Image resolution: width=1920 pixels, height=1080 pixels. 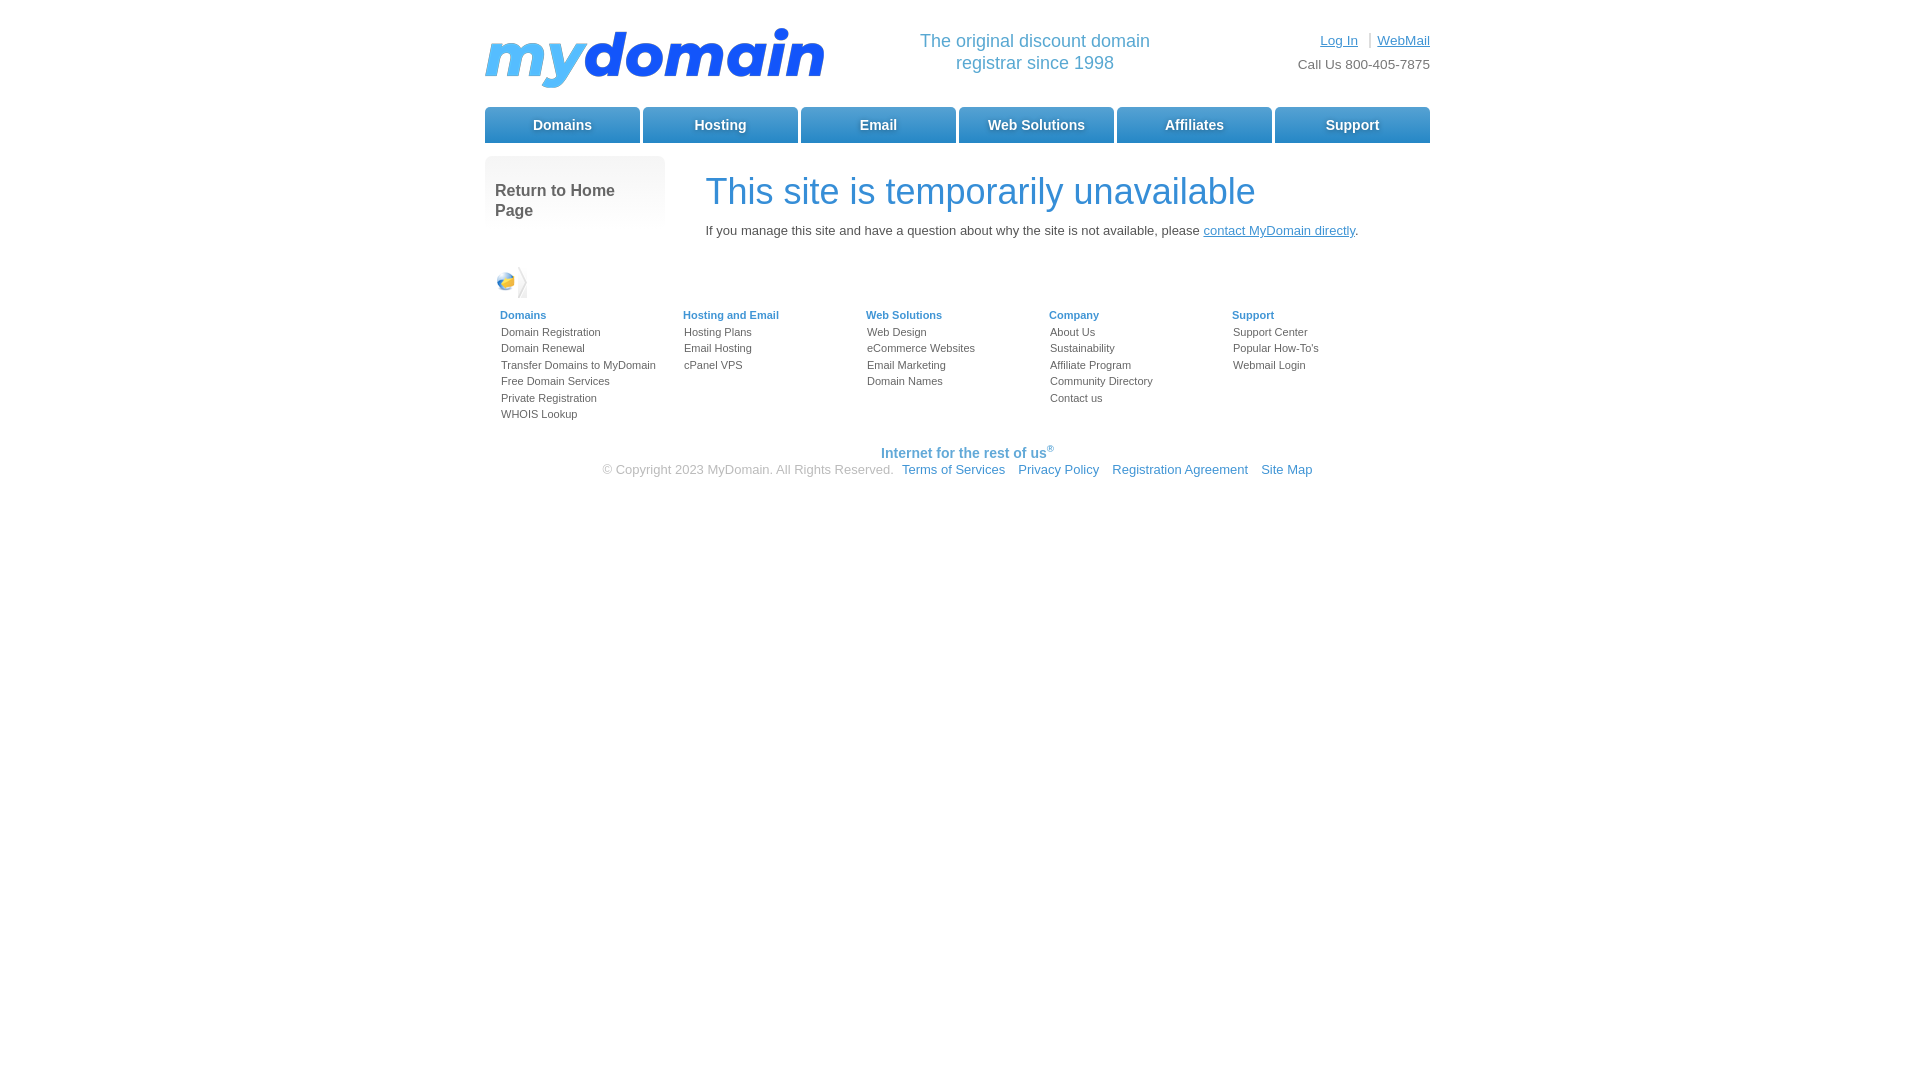 What do you see at coordinates (878, 124) in the screenshot?
I see `'Email'` at bounding box center [878, 124].